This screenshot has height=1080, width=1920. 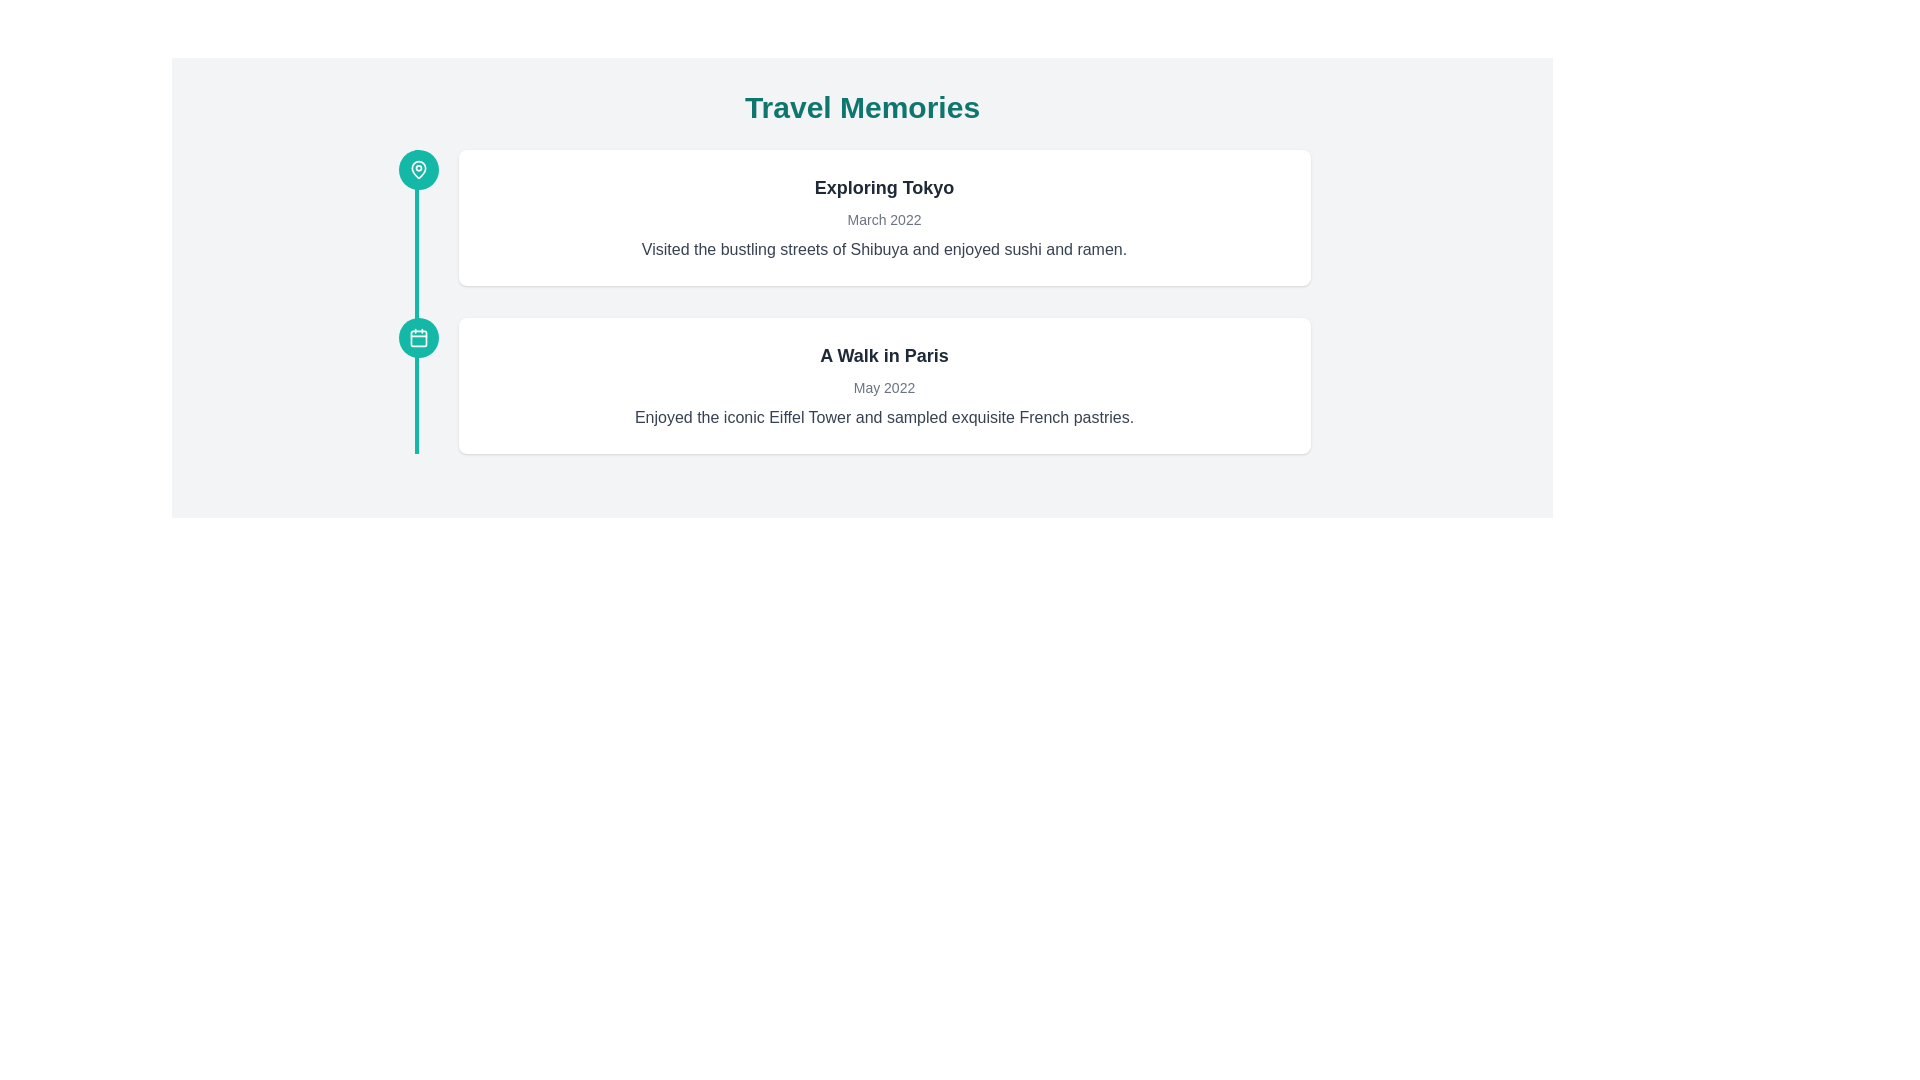 I want to click on the text element displaying the title 'A Walk in Paris' located at the top of the card in the vertical timeline layout, so click(x=883, y=354).